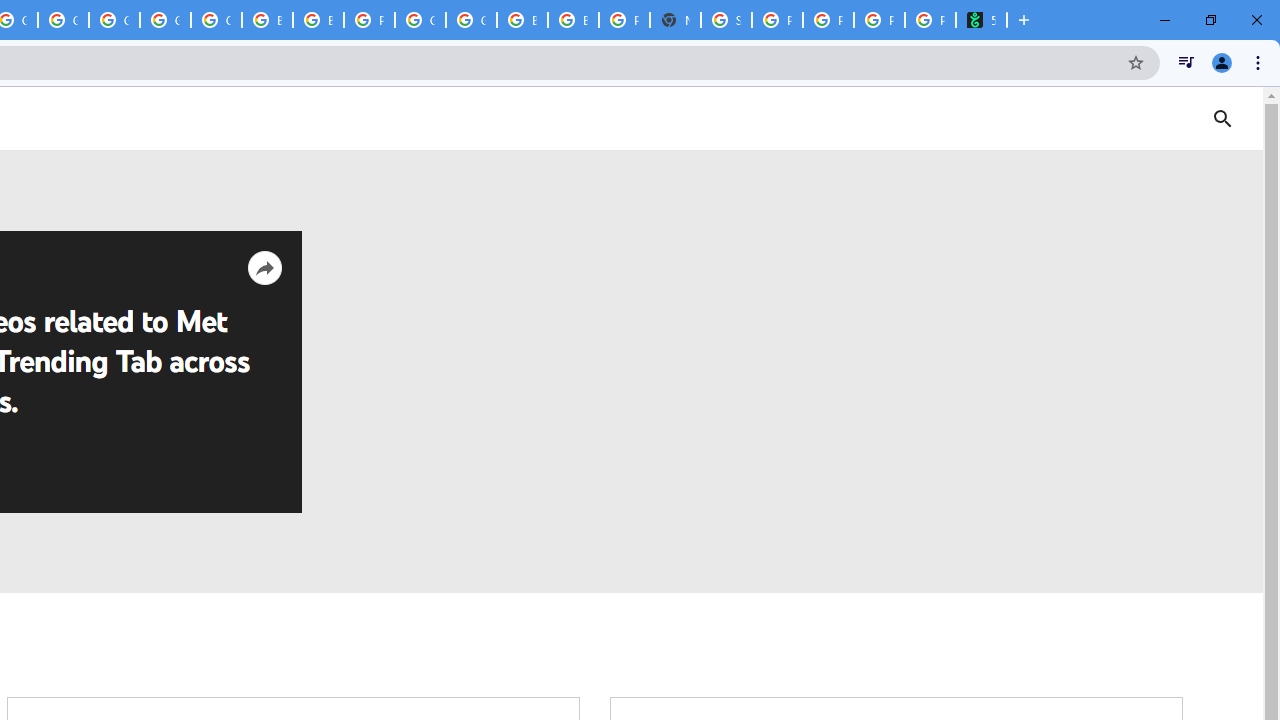 The height and width of the screenshot is (720, 1280). I want to click on 'Google Cloud Platform', so click(470, 20).